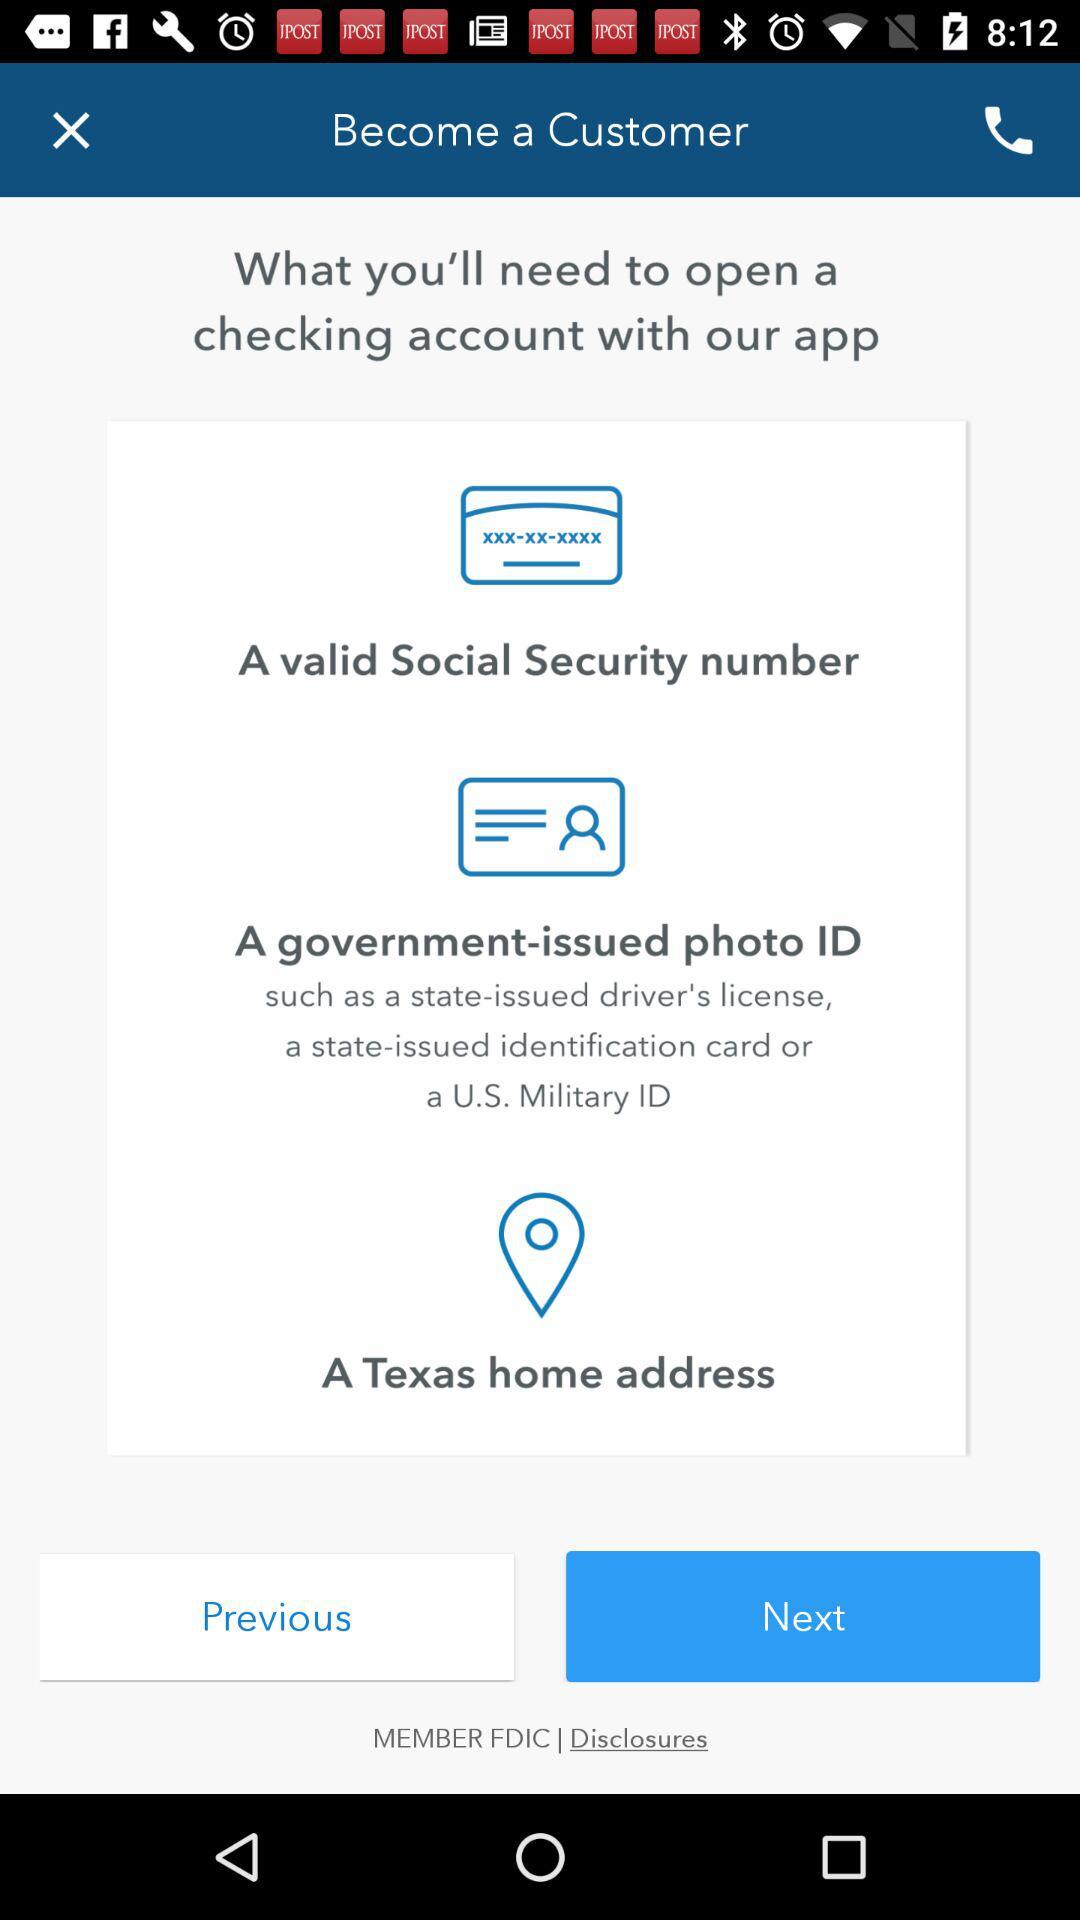  What do you see at coordinates (540, 1737) in the screenshot?
I see `the icon below next item` at bounding box center [540, 1737].